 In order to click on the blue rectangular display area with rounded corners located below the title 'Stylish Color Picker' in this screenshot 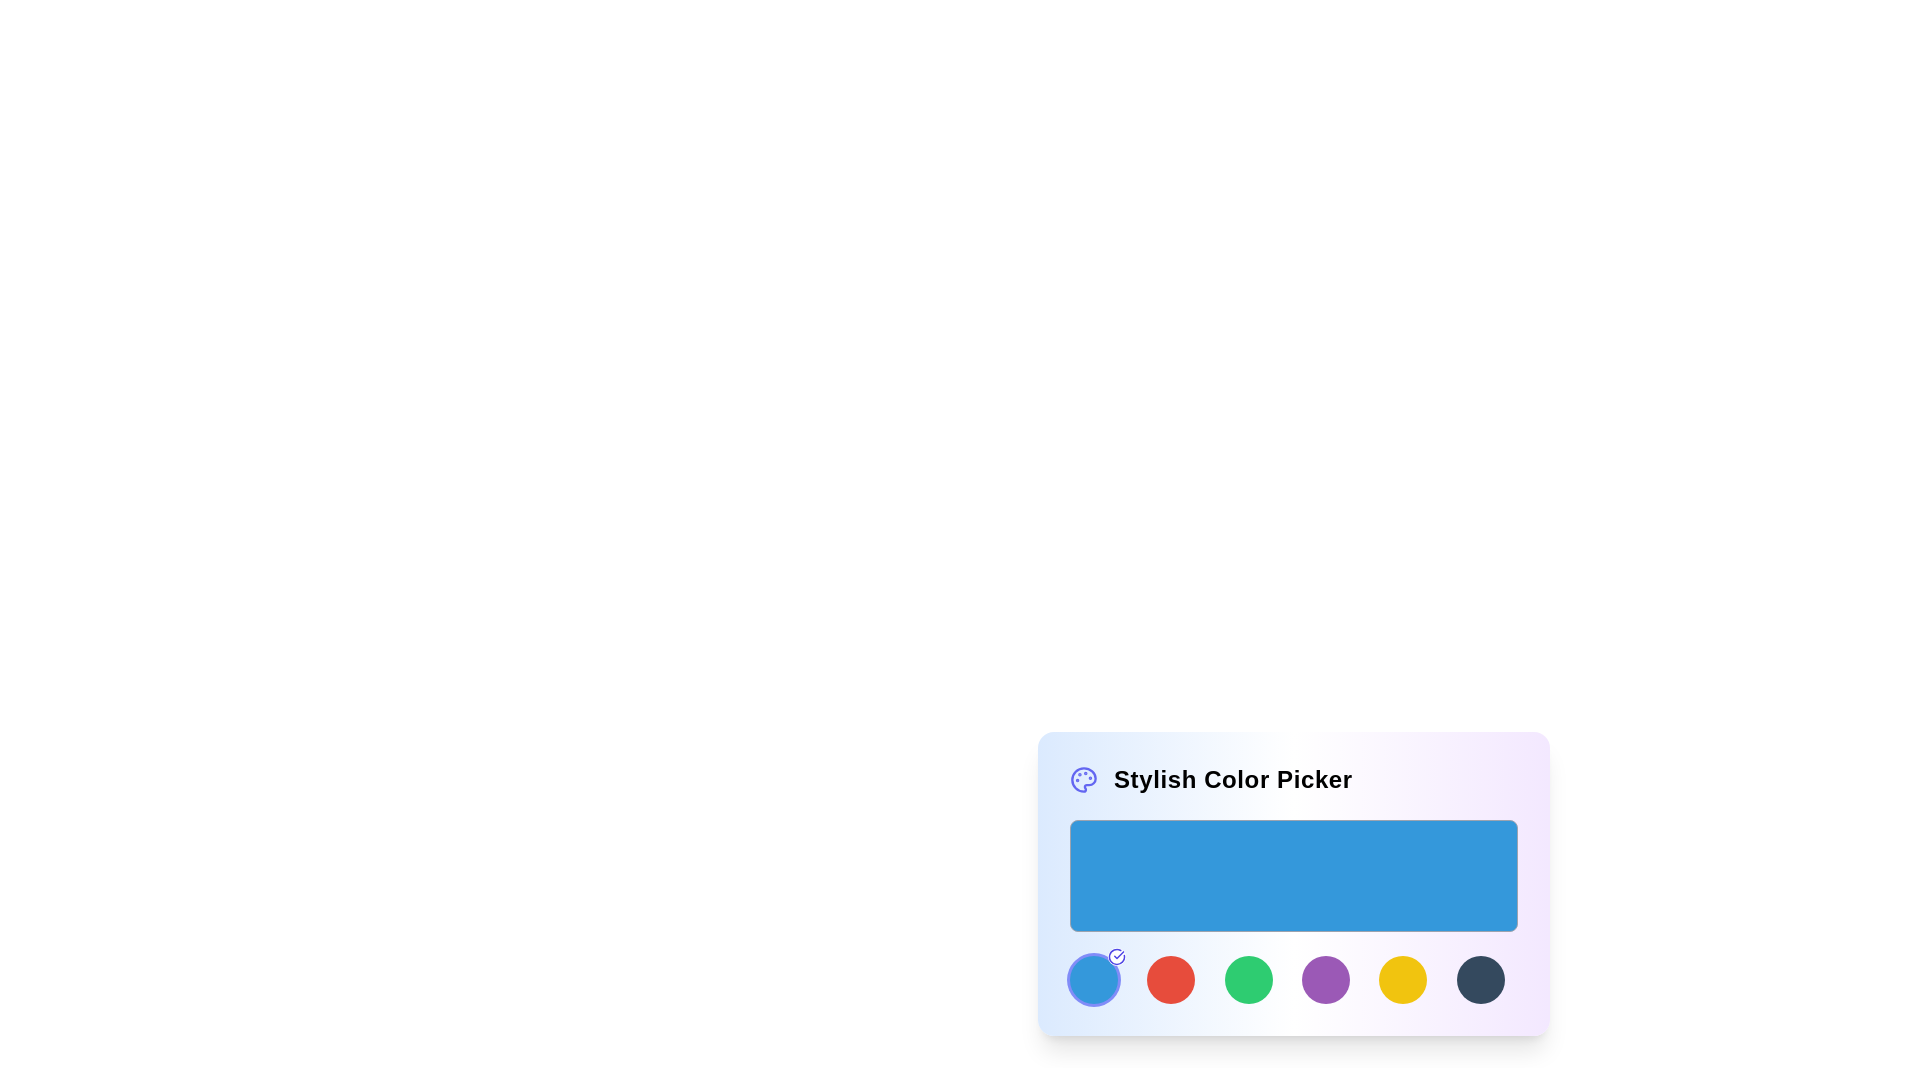, I will do `click(1294, 874)`.